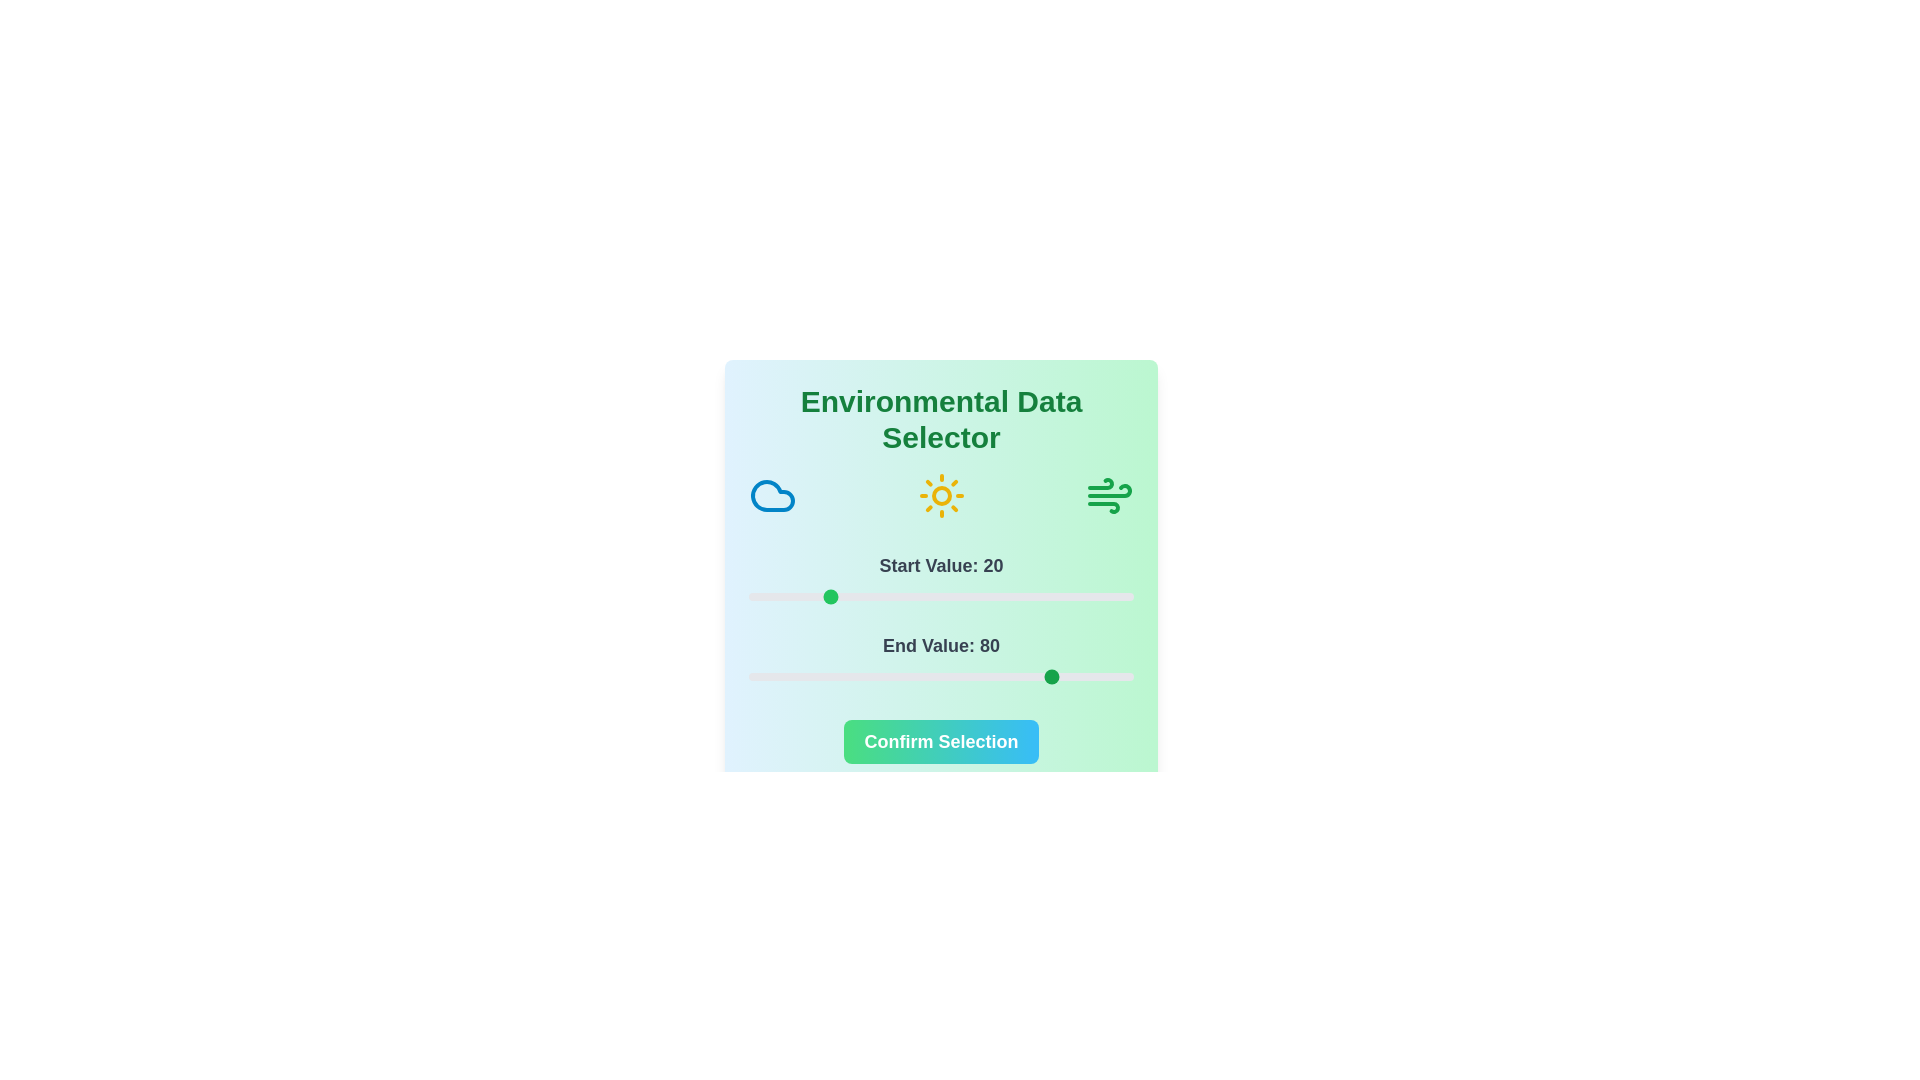 The image size is (1920, 1080). Describe the element at coordinates (987, 596) in the screenshot. I see `the slider` at that location.